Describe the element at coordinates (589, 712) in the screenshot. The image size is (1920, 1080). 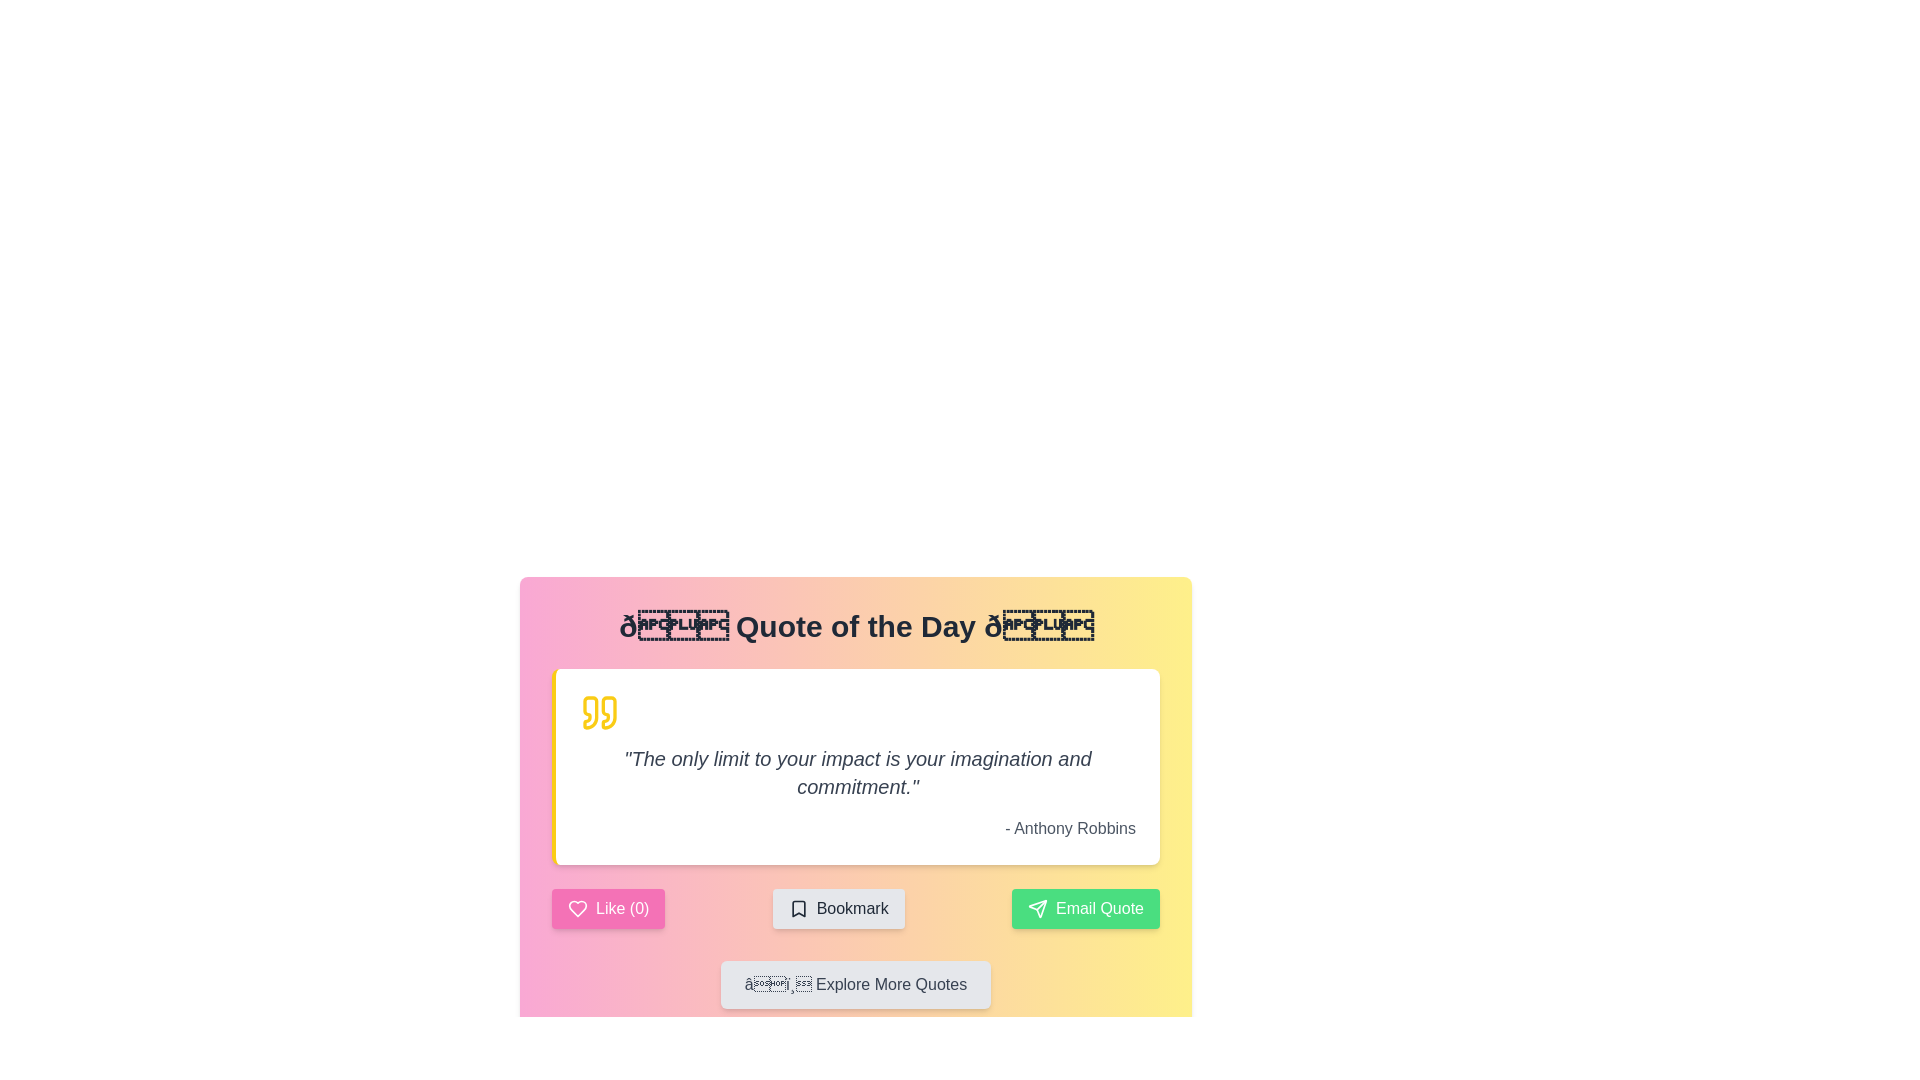
I see `the left-facing yellow quotation mark icon within the quote widget, located at the top left of the card` at that location.